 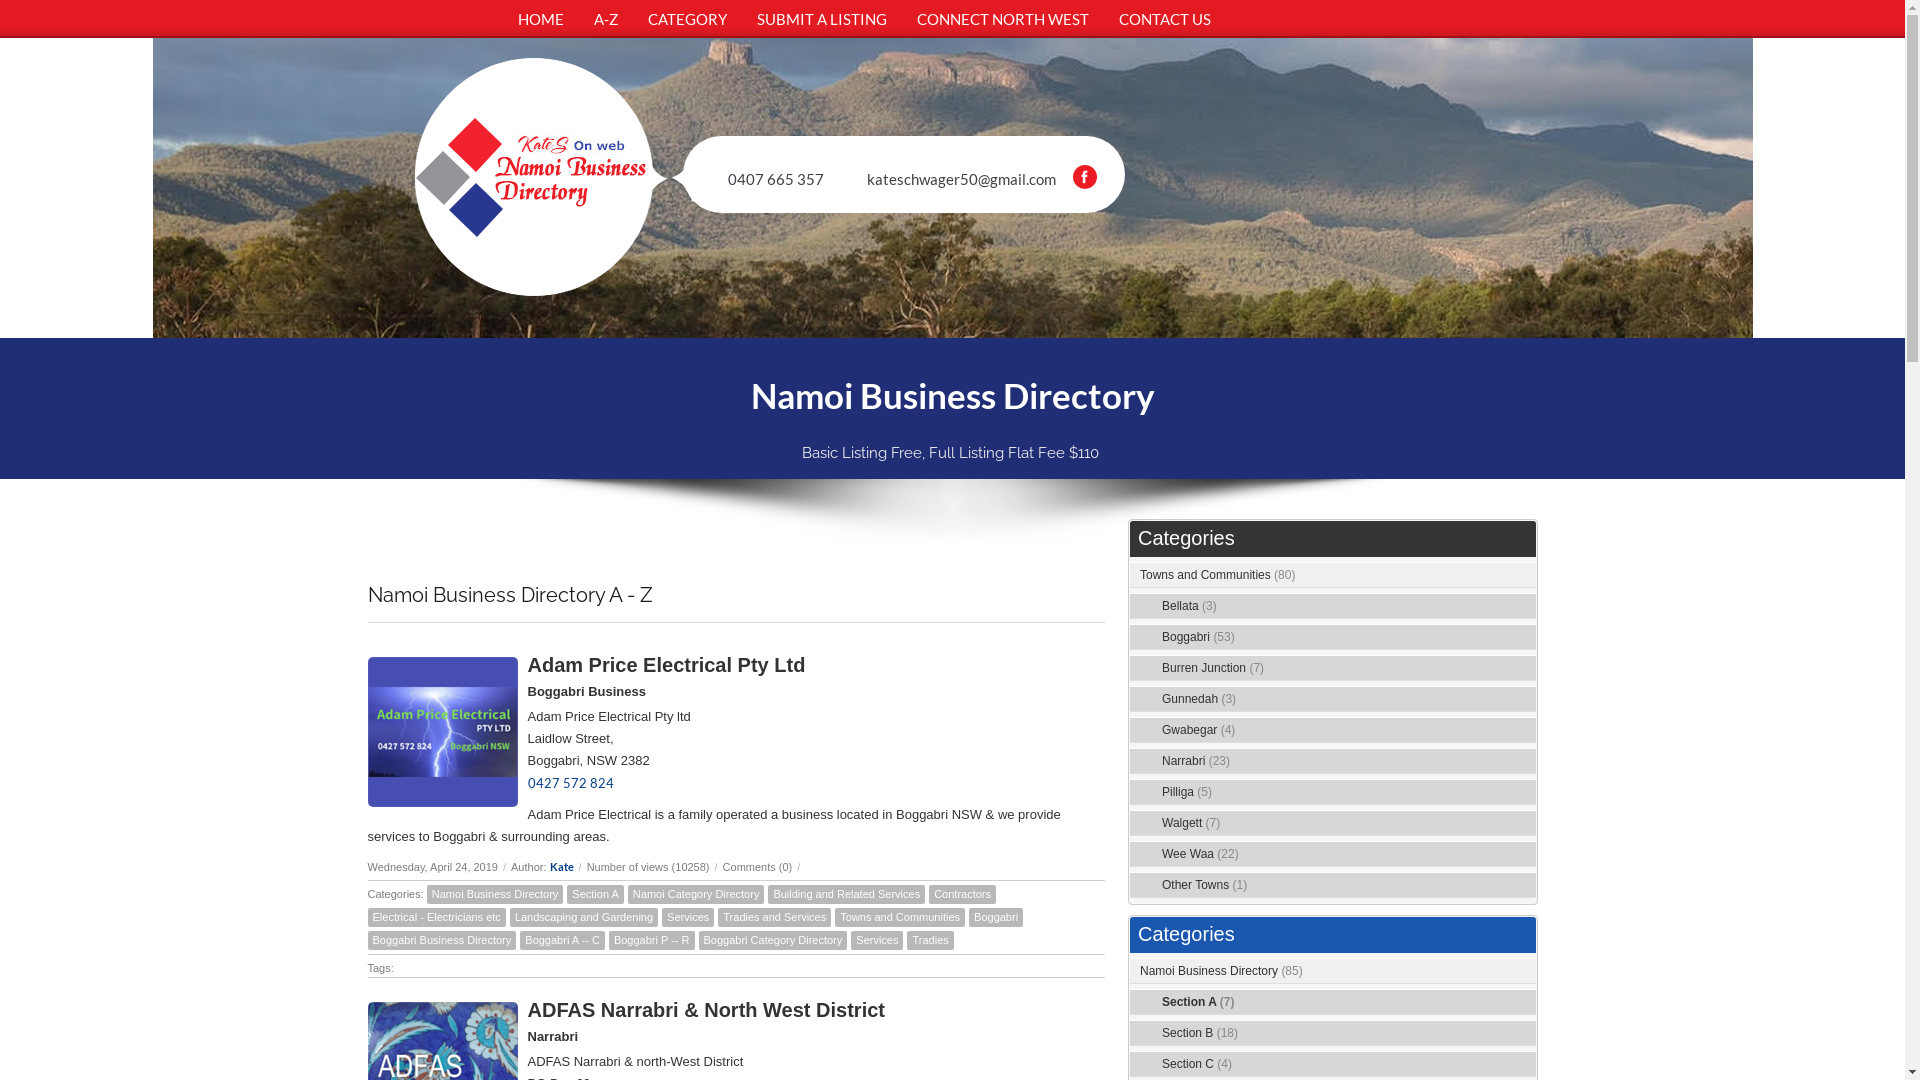 I want to click on 'Wee Waa (22)', so click(x=1200, y=853).